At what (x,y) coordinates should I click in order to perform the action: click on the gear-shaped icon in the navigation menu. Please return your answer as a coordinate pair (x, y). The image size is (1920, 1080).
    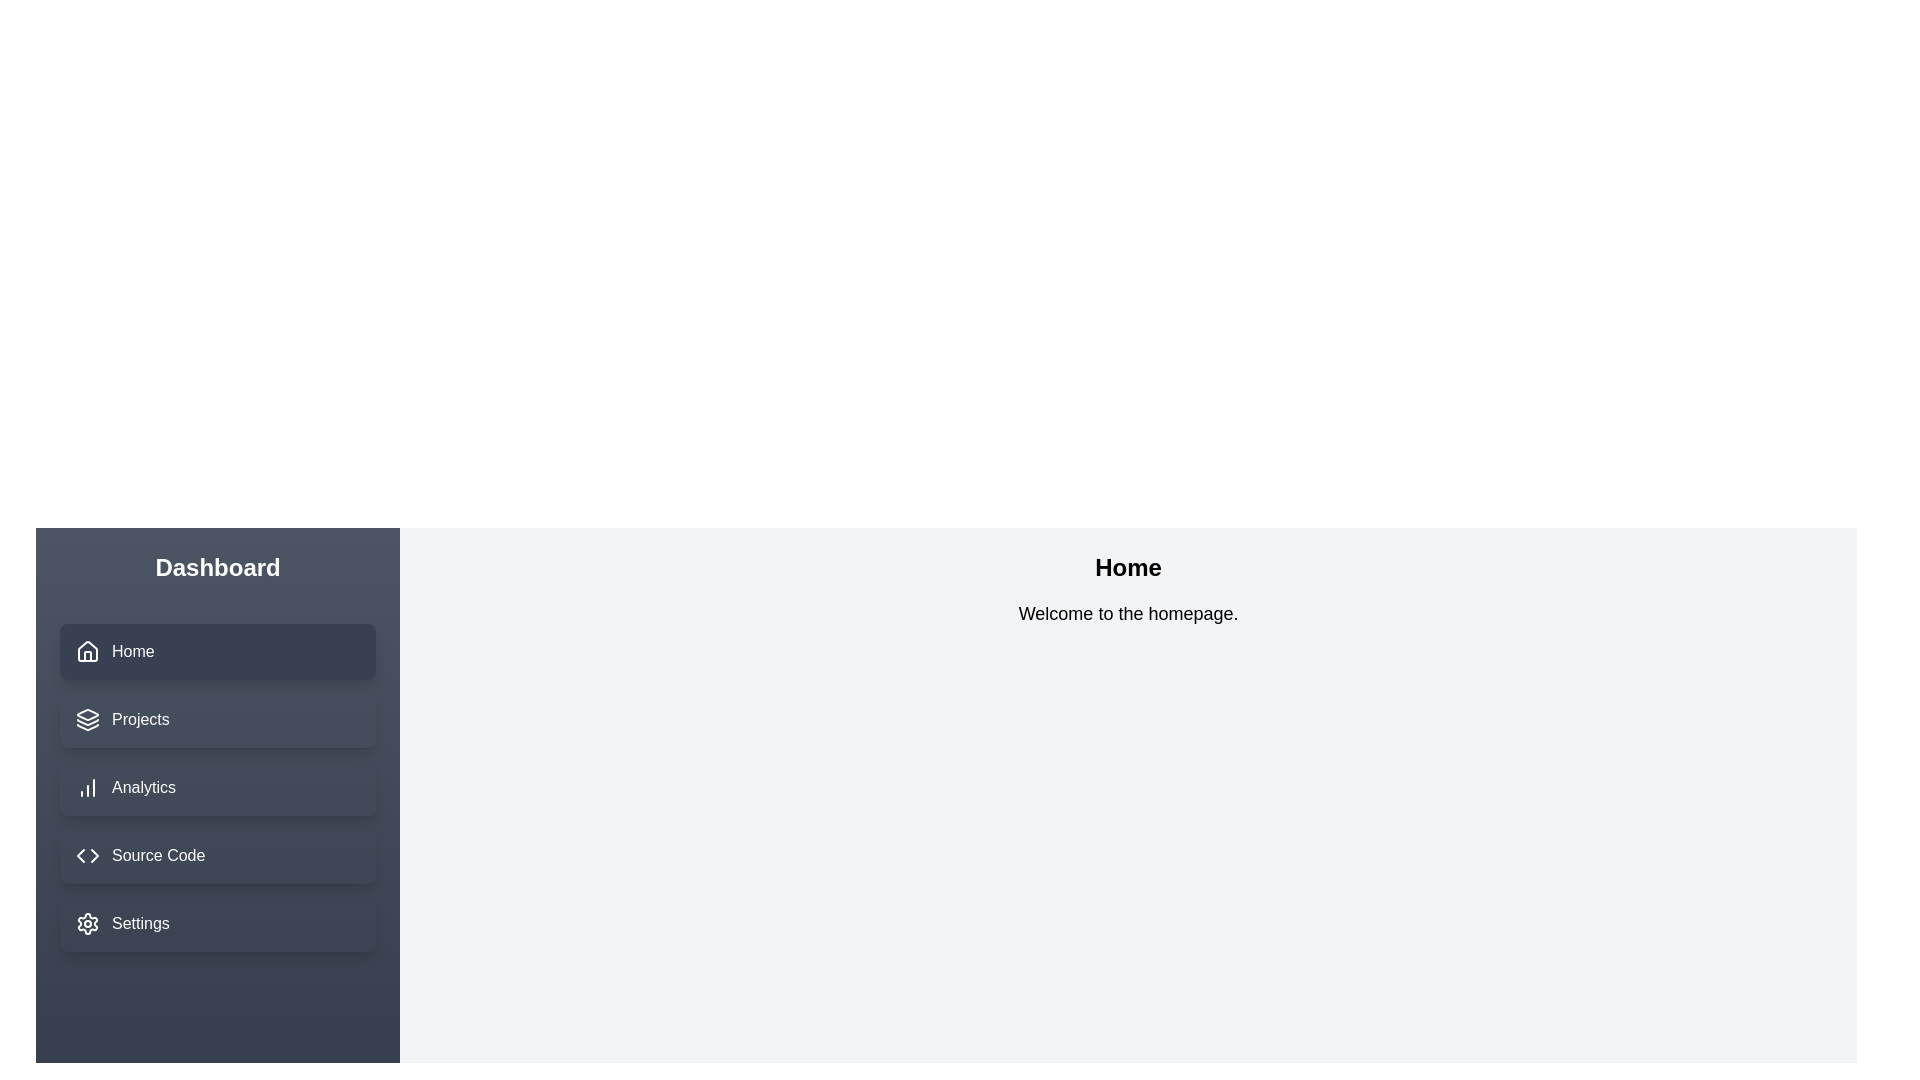
    Looking at the image, I should click on (86, 924).